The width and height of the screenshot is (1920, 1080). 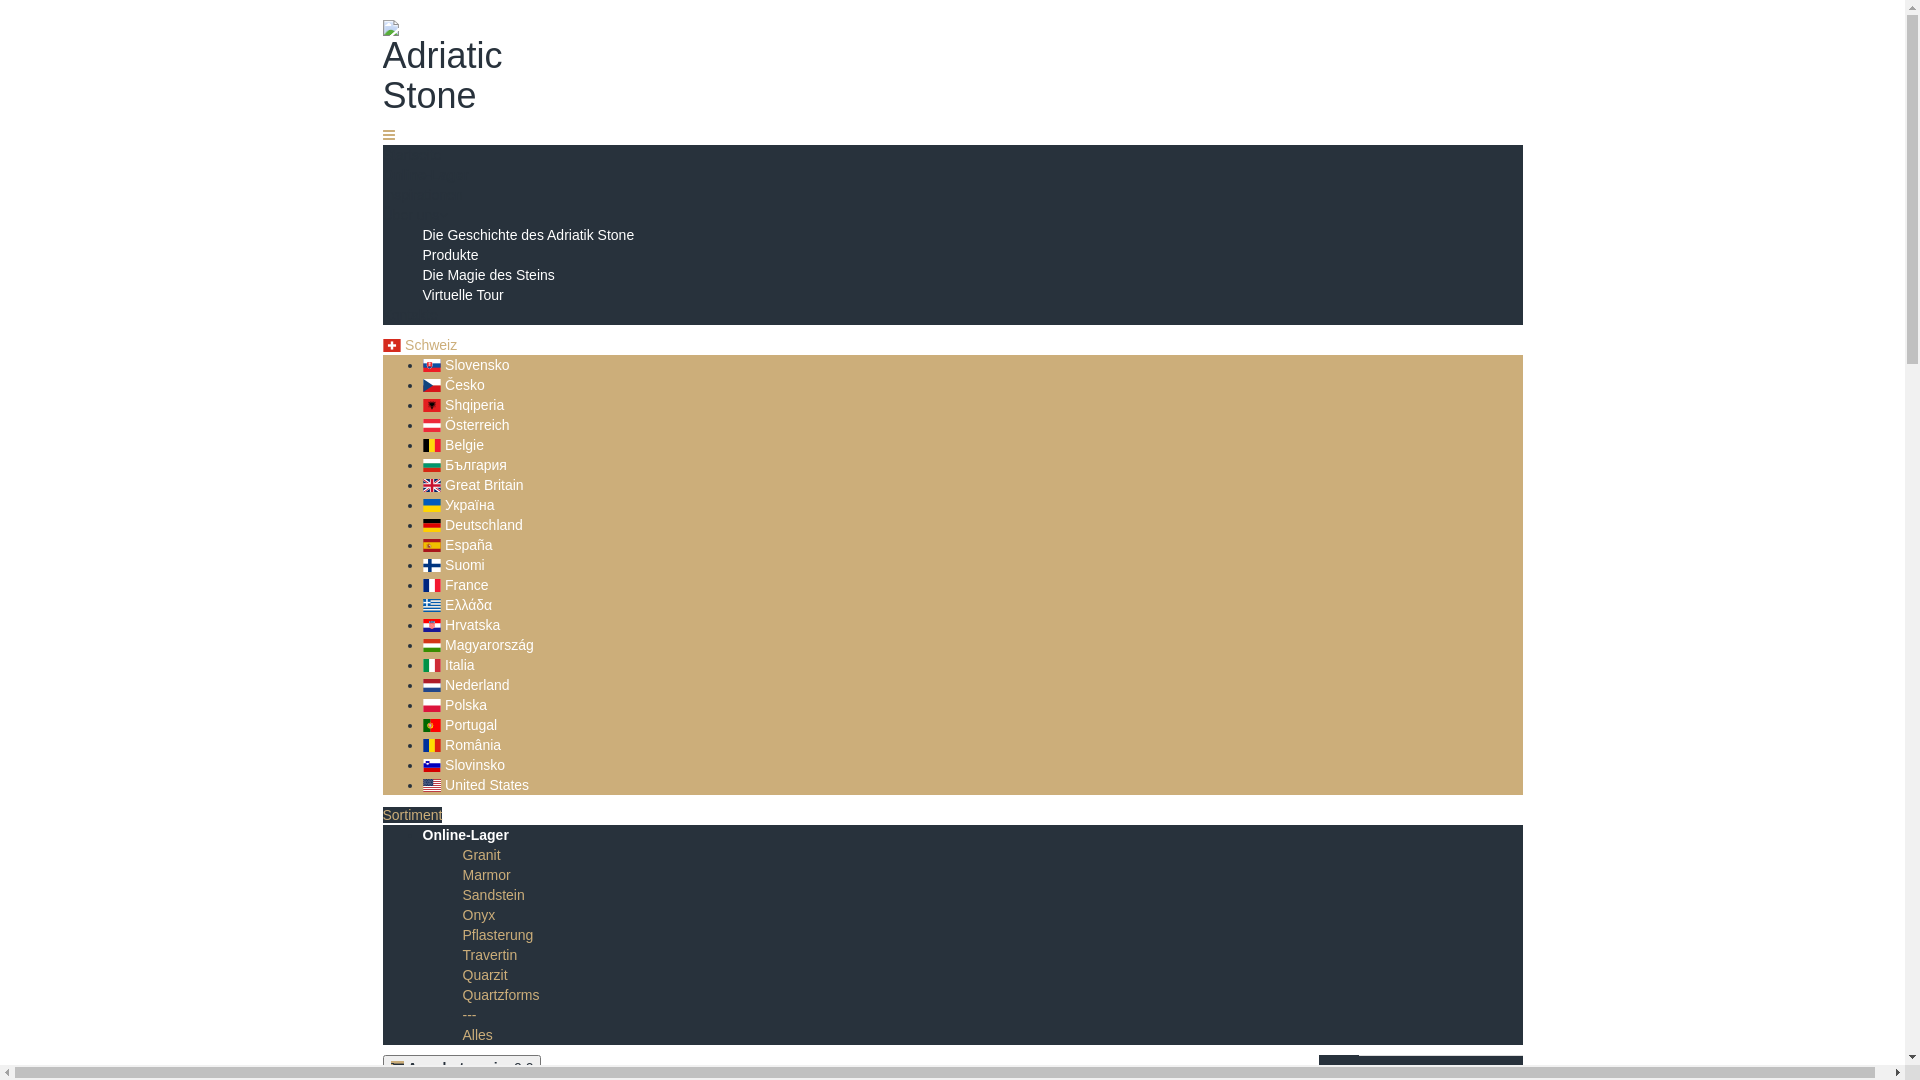 I want to click on 'Virtuelle Tour', so click(x=421, y=294).